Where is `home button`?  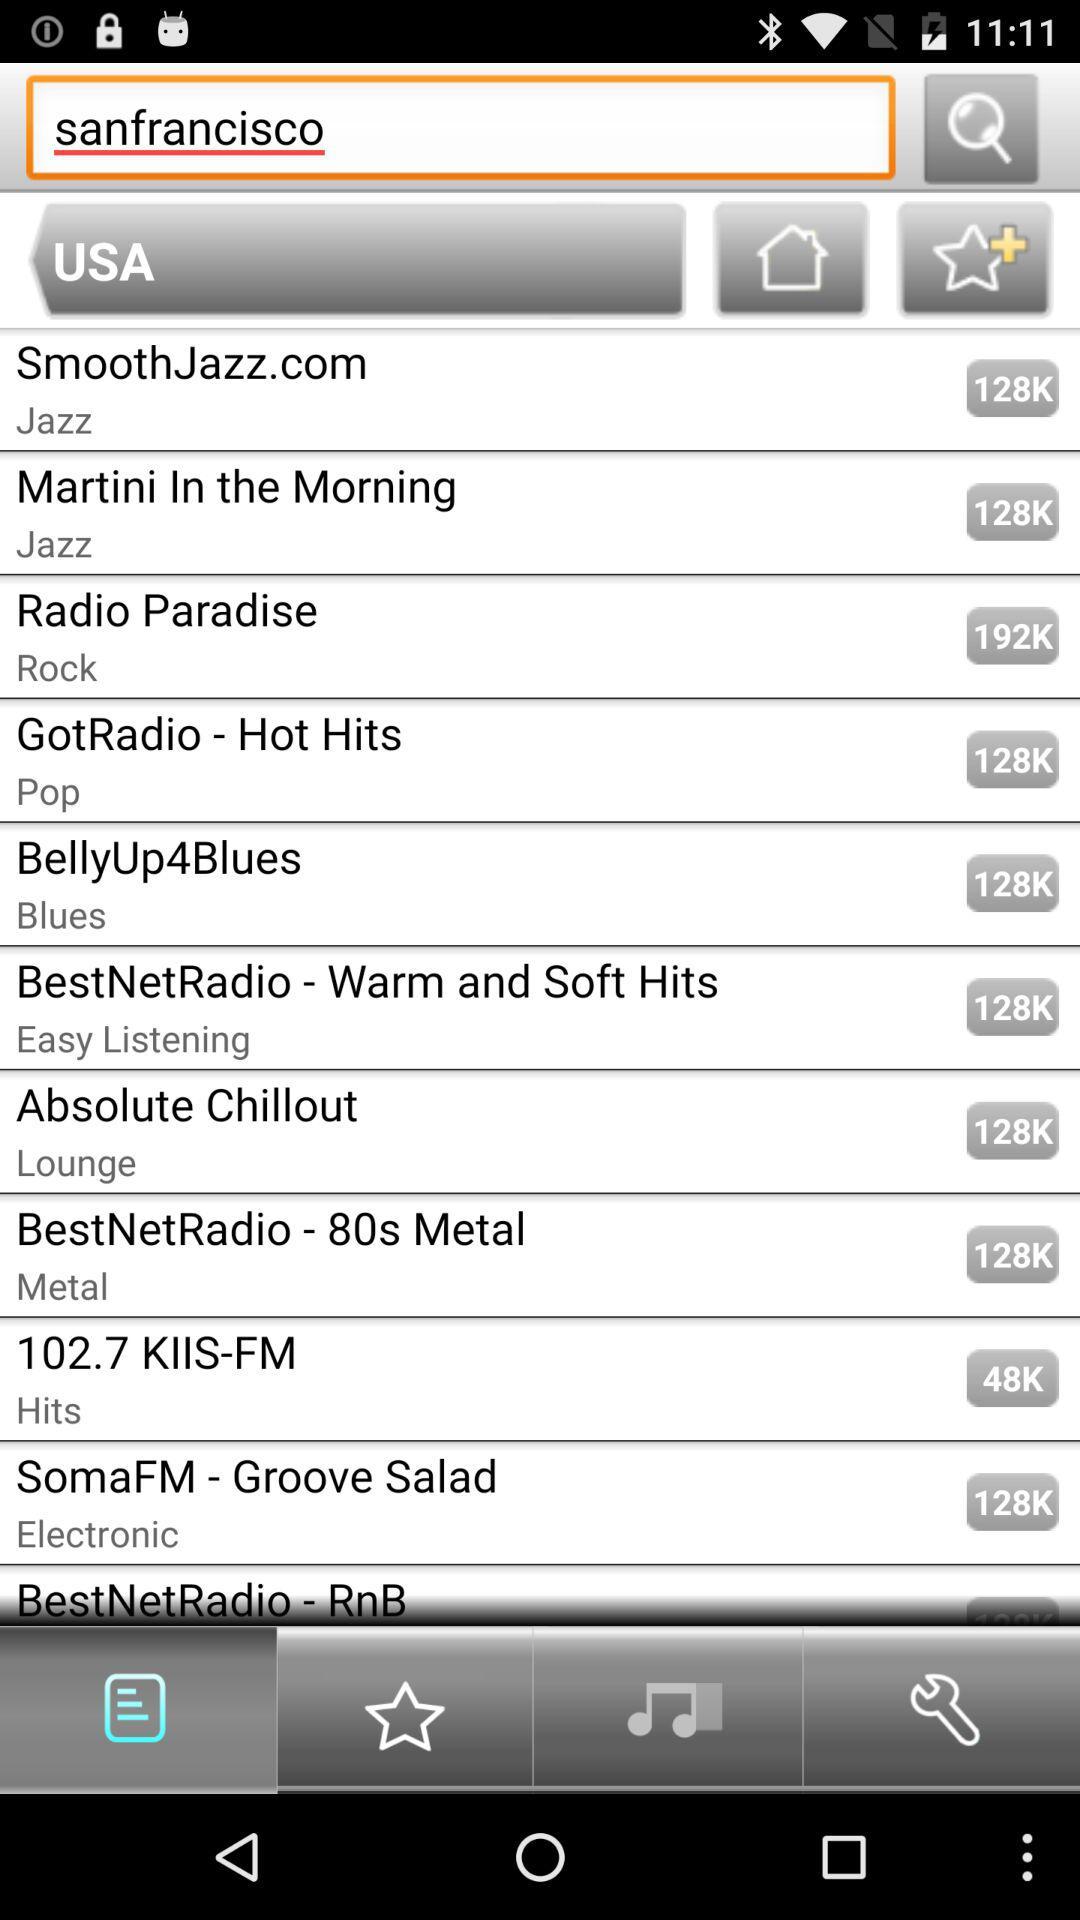 home button is located at coordinates (790, 259).